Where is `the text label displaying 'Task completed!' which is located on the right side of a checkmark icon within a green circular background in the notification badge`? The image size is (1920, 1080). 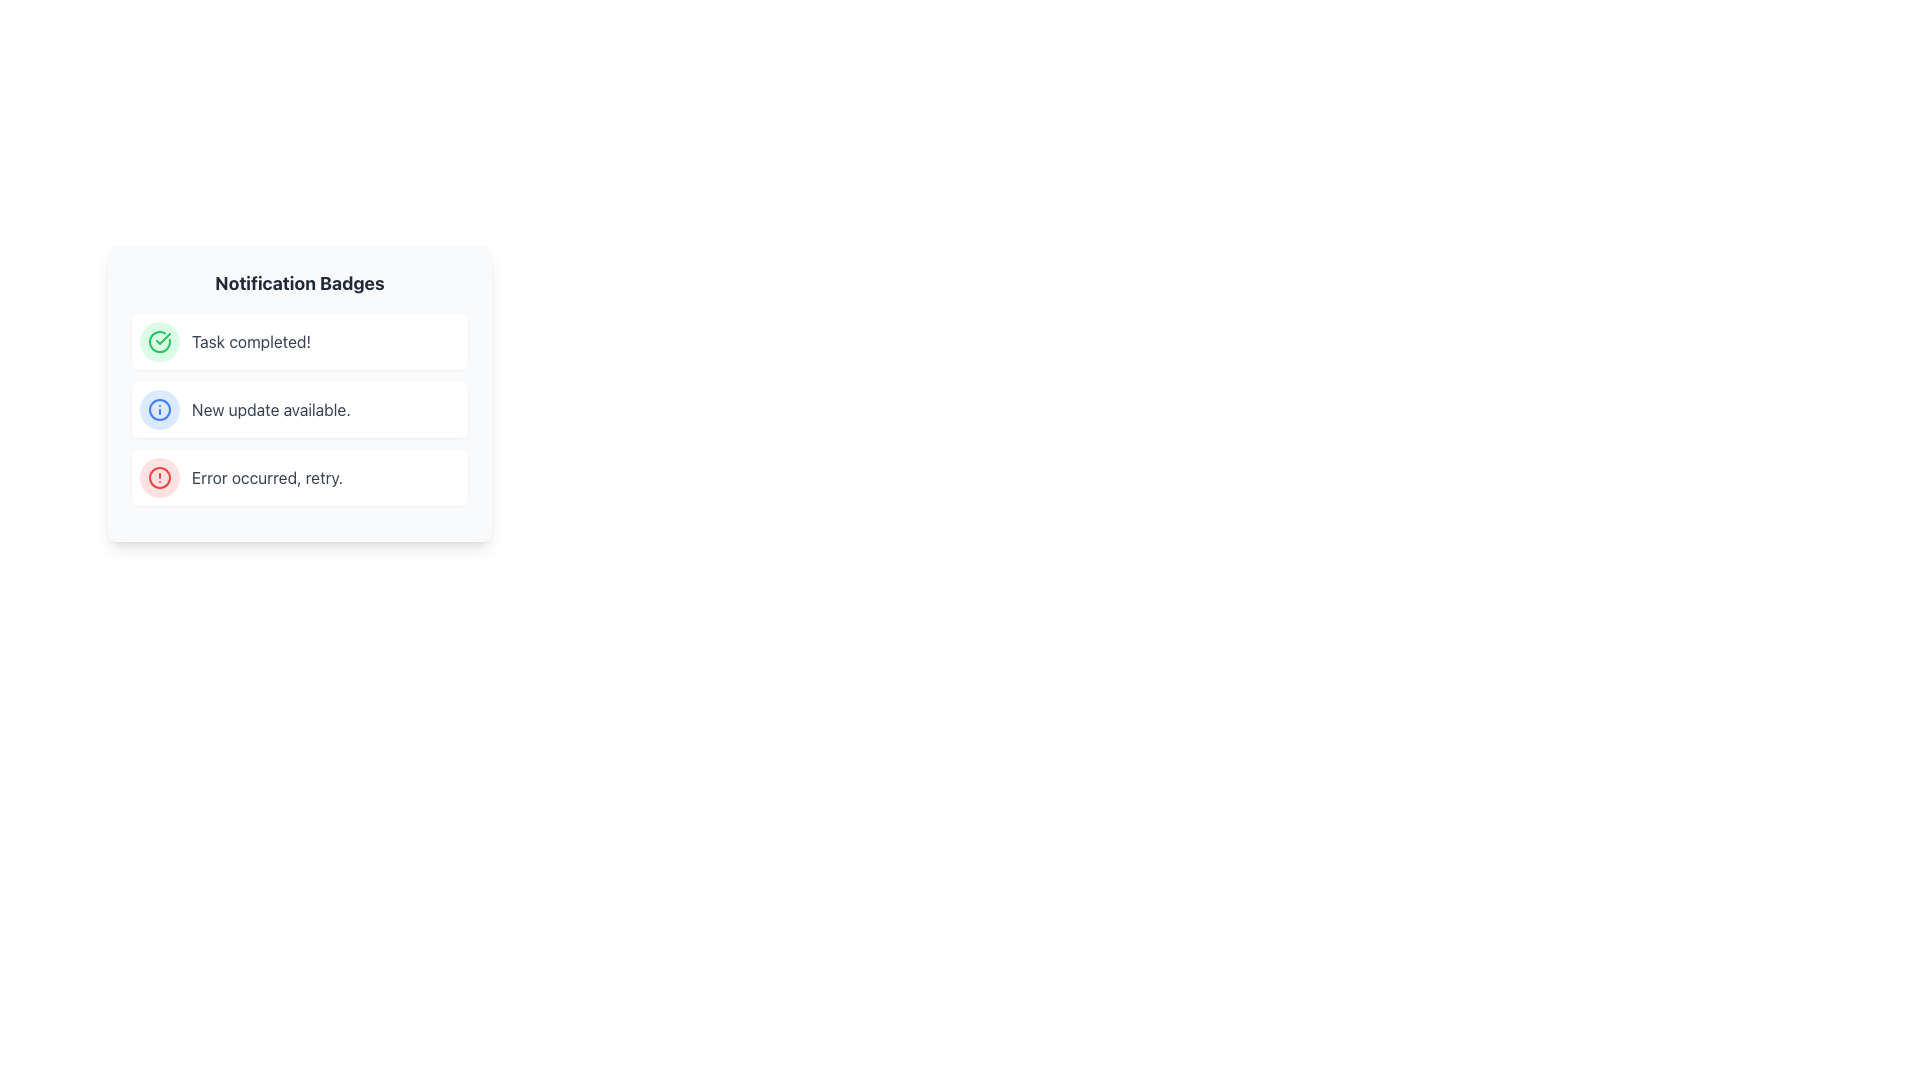 the text label displaying 'Task completed!' which is located on the right side of a checkmark icon within a green circular background in the notification badge is located at coordinates (250, 341).